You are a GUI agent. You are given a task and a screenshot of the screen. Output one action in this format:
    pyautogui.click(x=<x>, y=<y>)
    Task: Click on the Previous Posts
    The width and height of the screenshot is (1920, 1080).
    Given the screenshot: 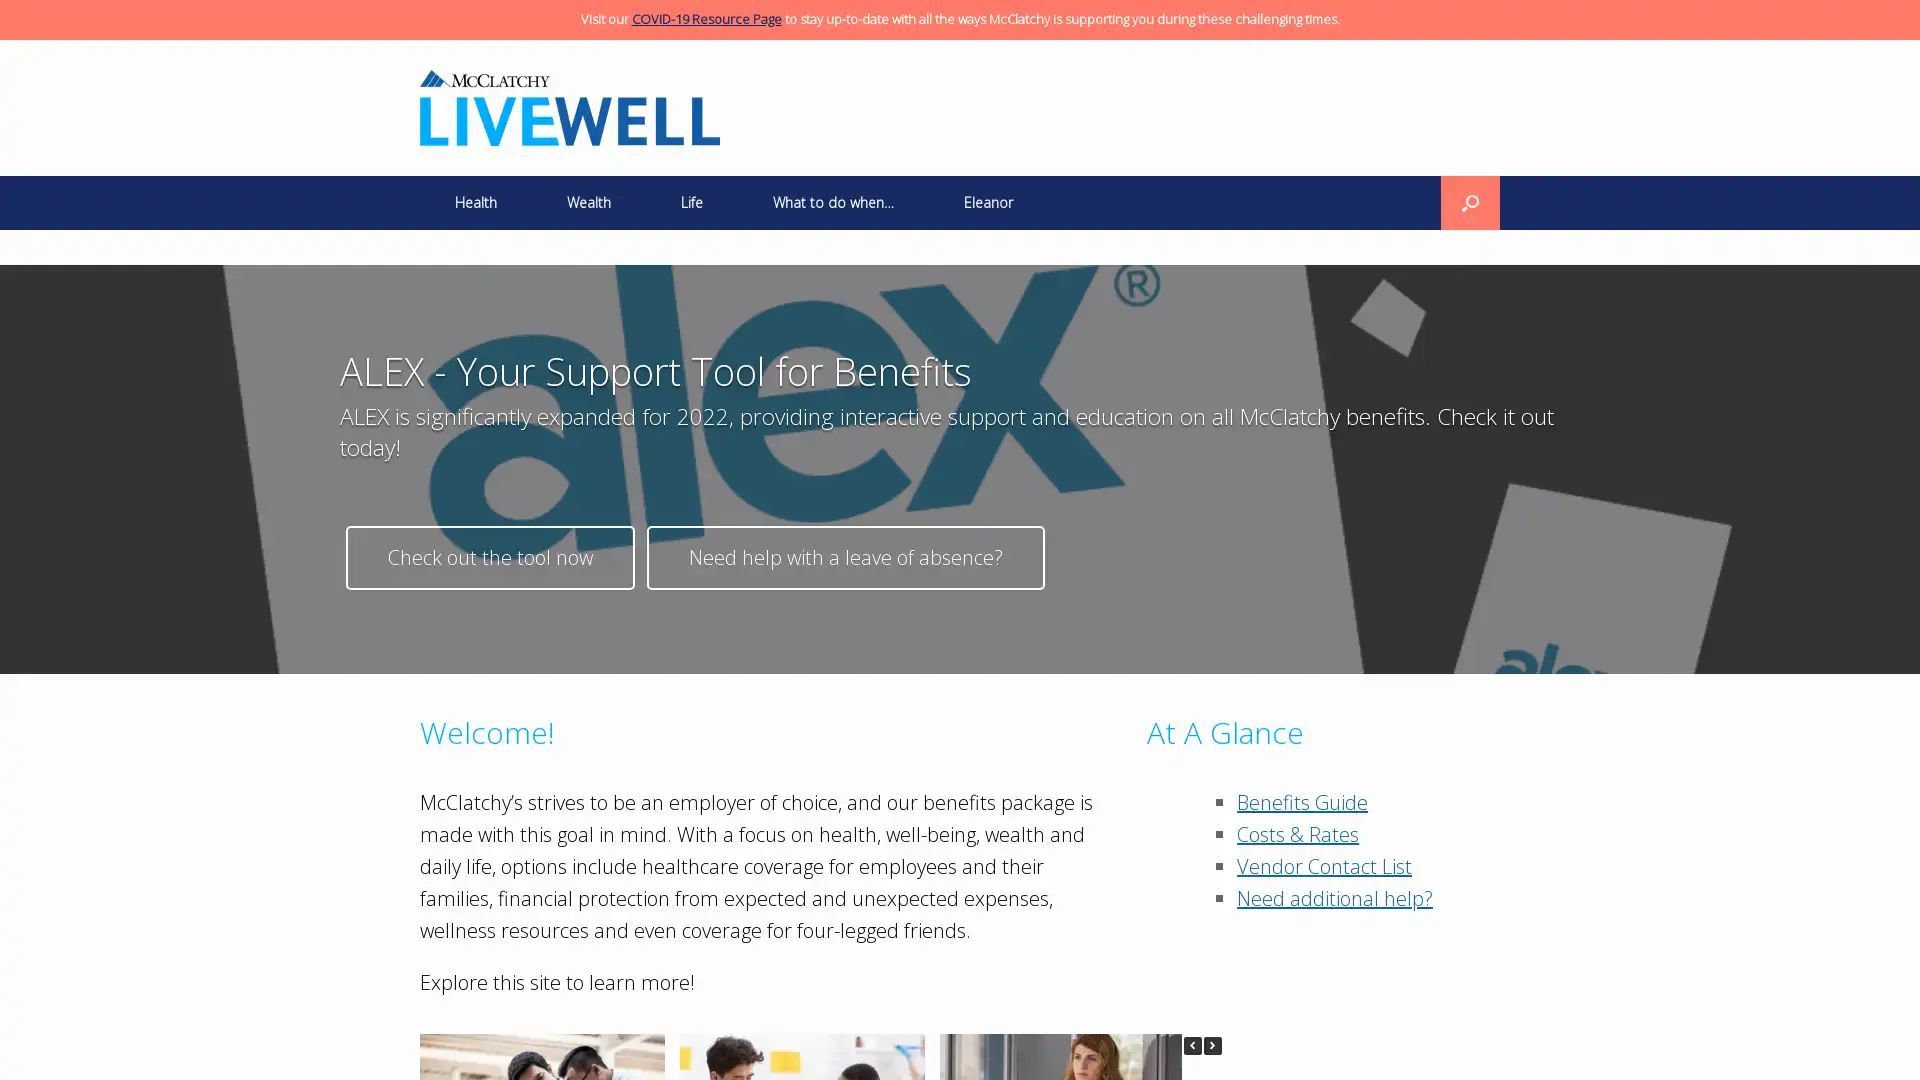 What is the action you would take?
    pyautogui.click(x=1191, y=1044)
    